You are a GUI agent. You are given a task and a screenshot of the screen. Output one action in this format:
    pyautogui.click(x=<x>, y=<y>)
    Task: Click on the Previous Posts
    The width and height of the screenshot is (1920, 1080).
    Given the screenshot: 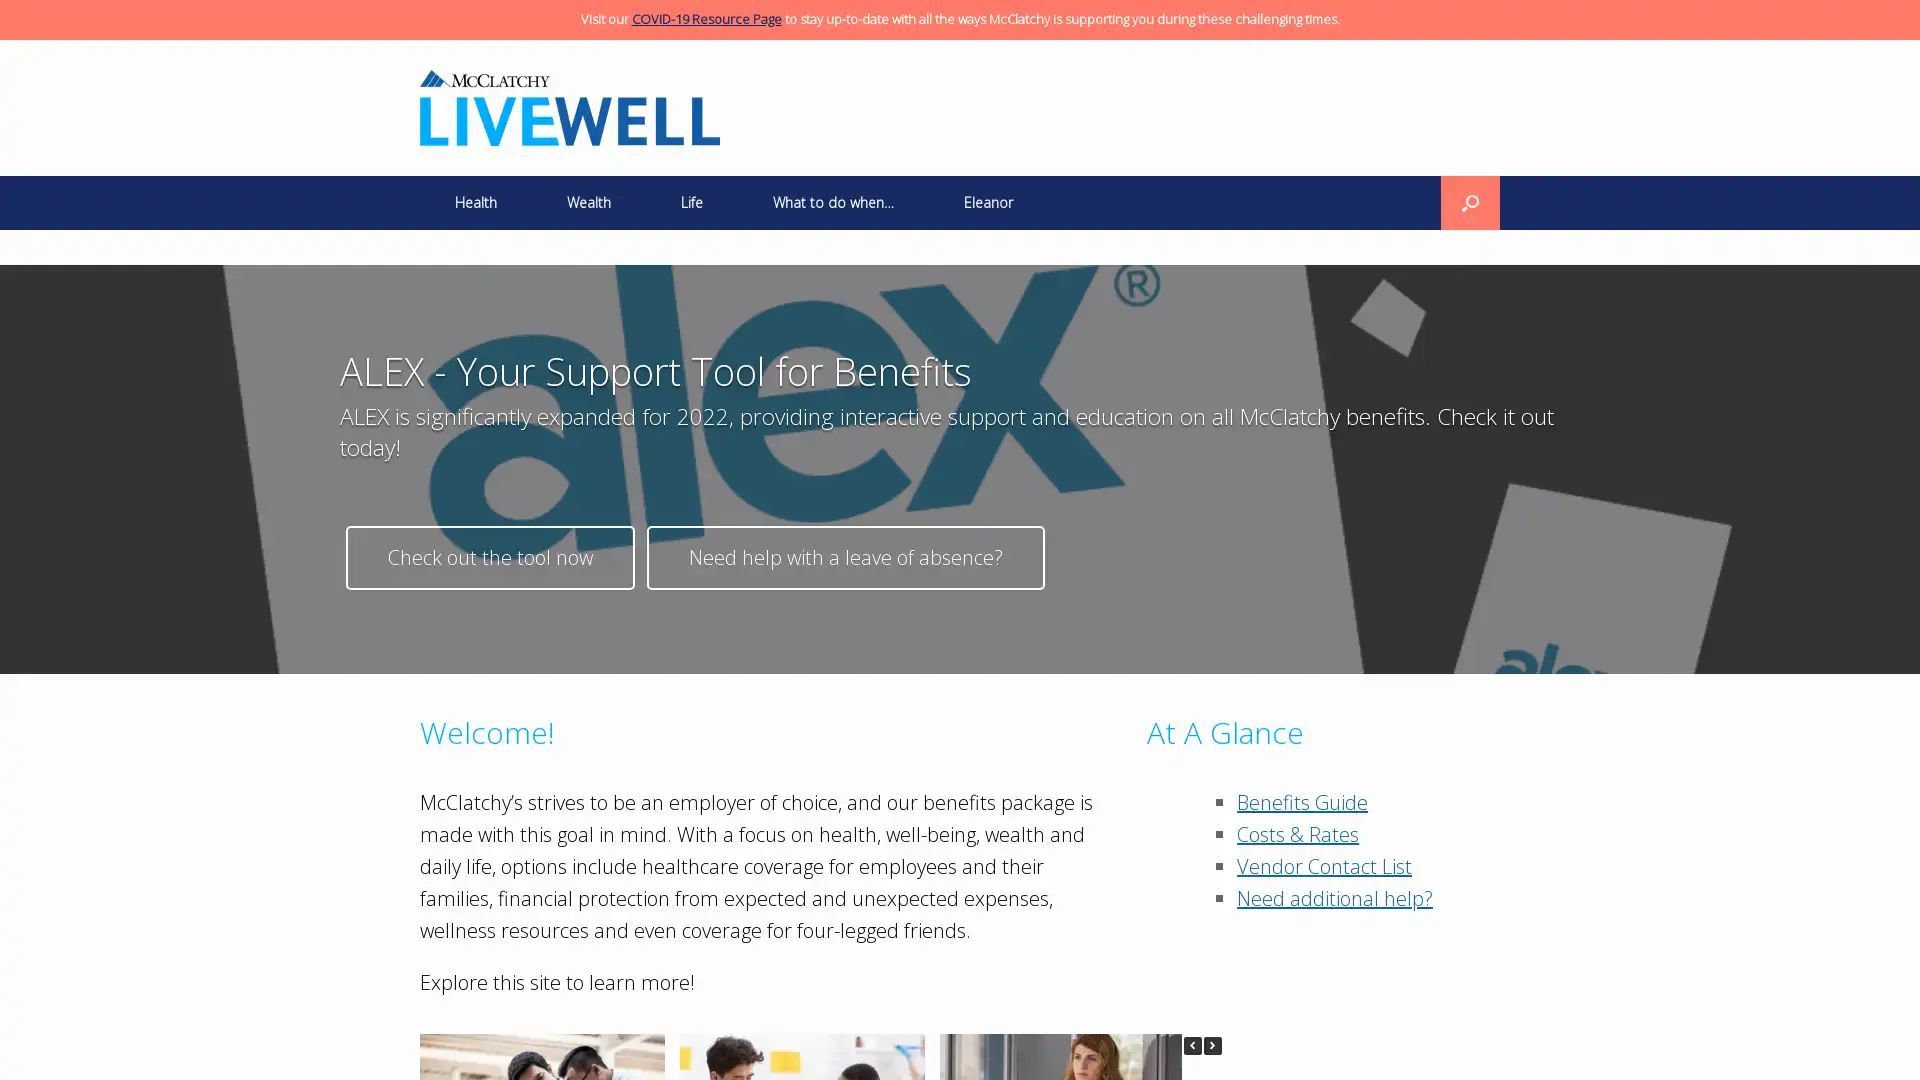 What is the action you would take?
    pyautogui.click(x=1191, y=1044)
    